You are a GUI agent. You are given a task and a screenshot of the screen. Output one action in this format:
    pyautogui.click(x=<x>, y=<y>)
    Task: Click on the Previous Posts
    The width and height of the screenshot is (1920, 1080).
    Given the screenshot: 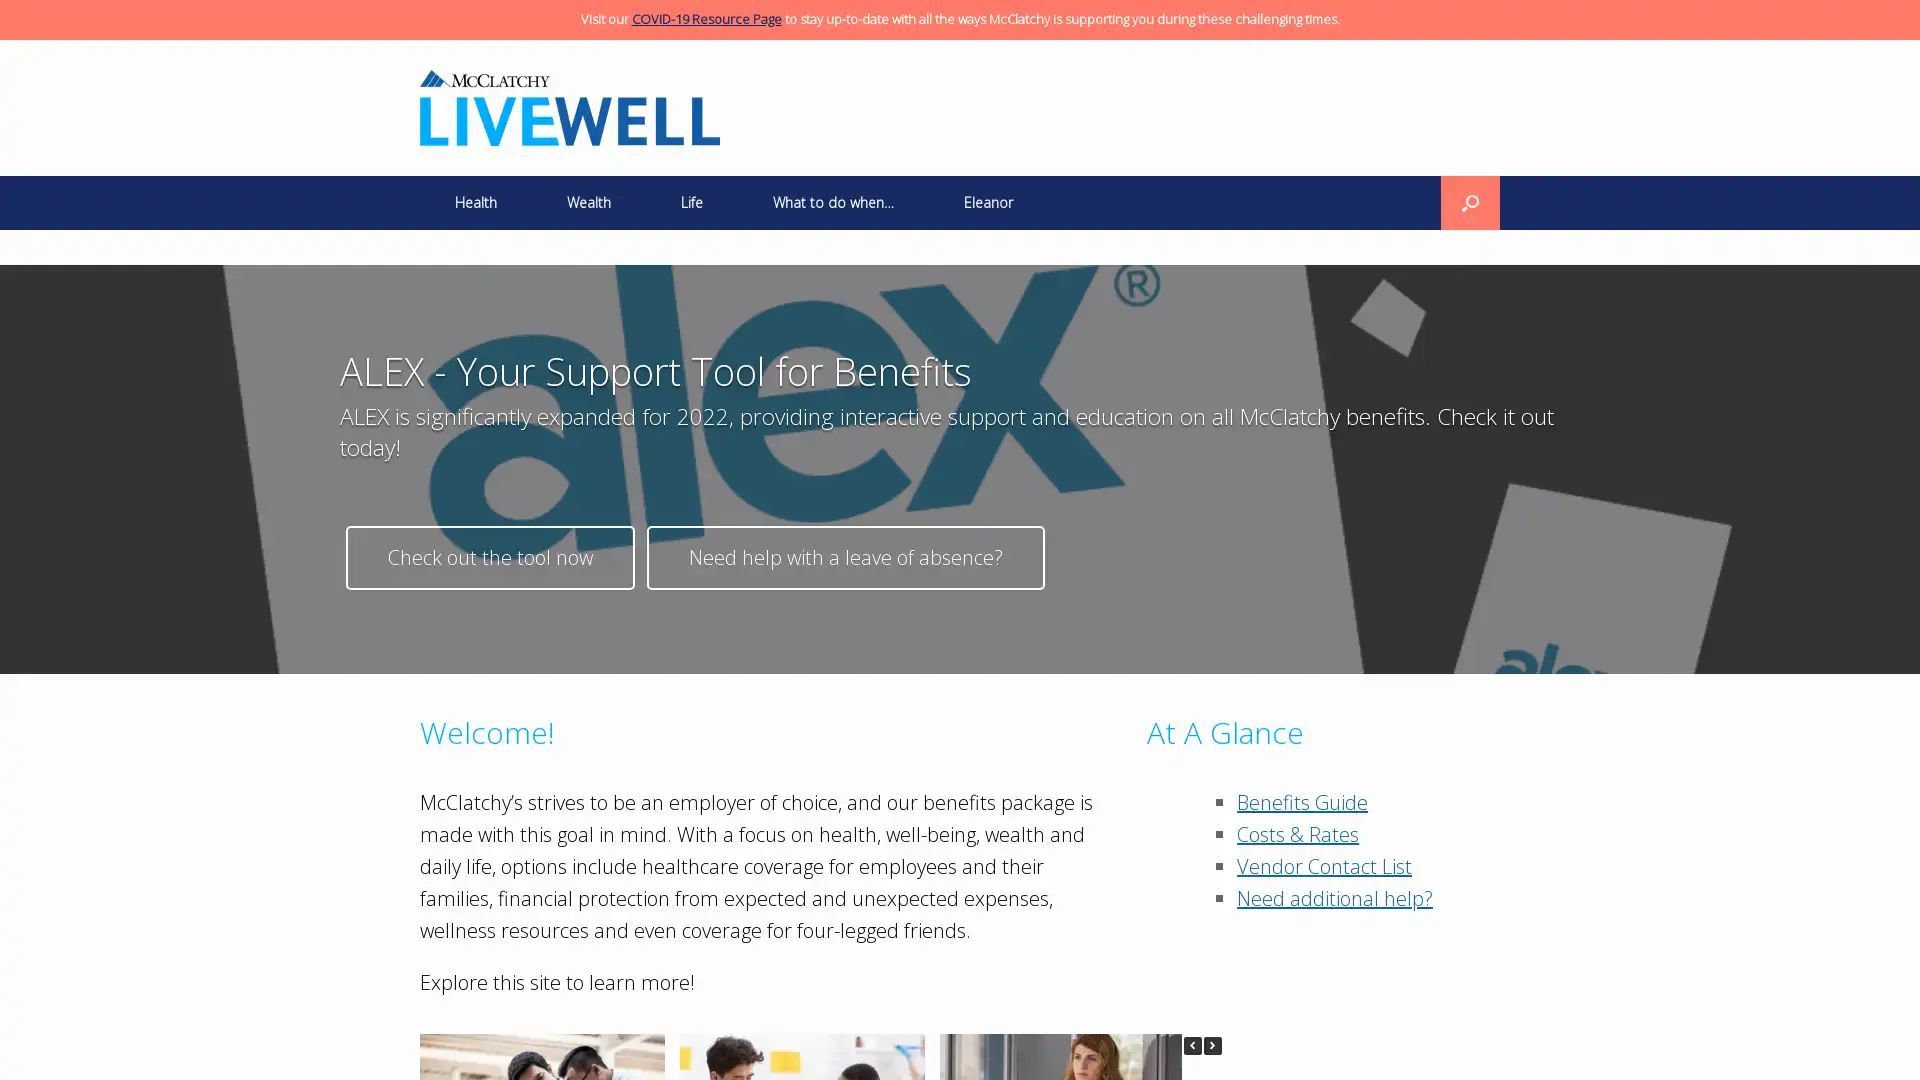 What is the action you would take?
    pyautogui.click(x=1191, y=1044)
    